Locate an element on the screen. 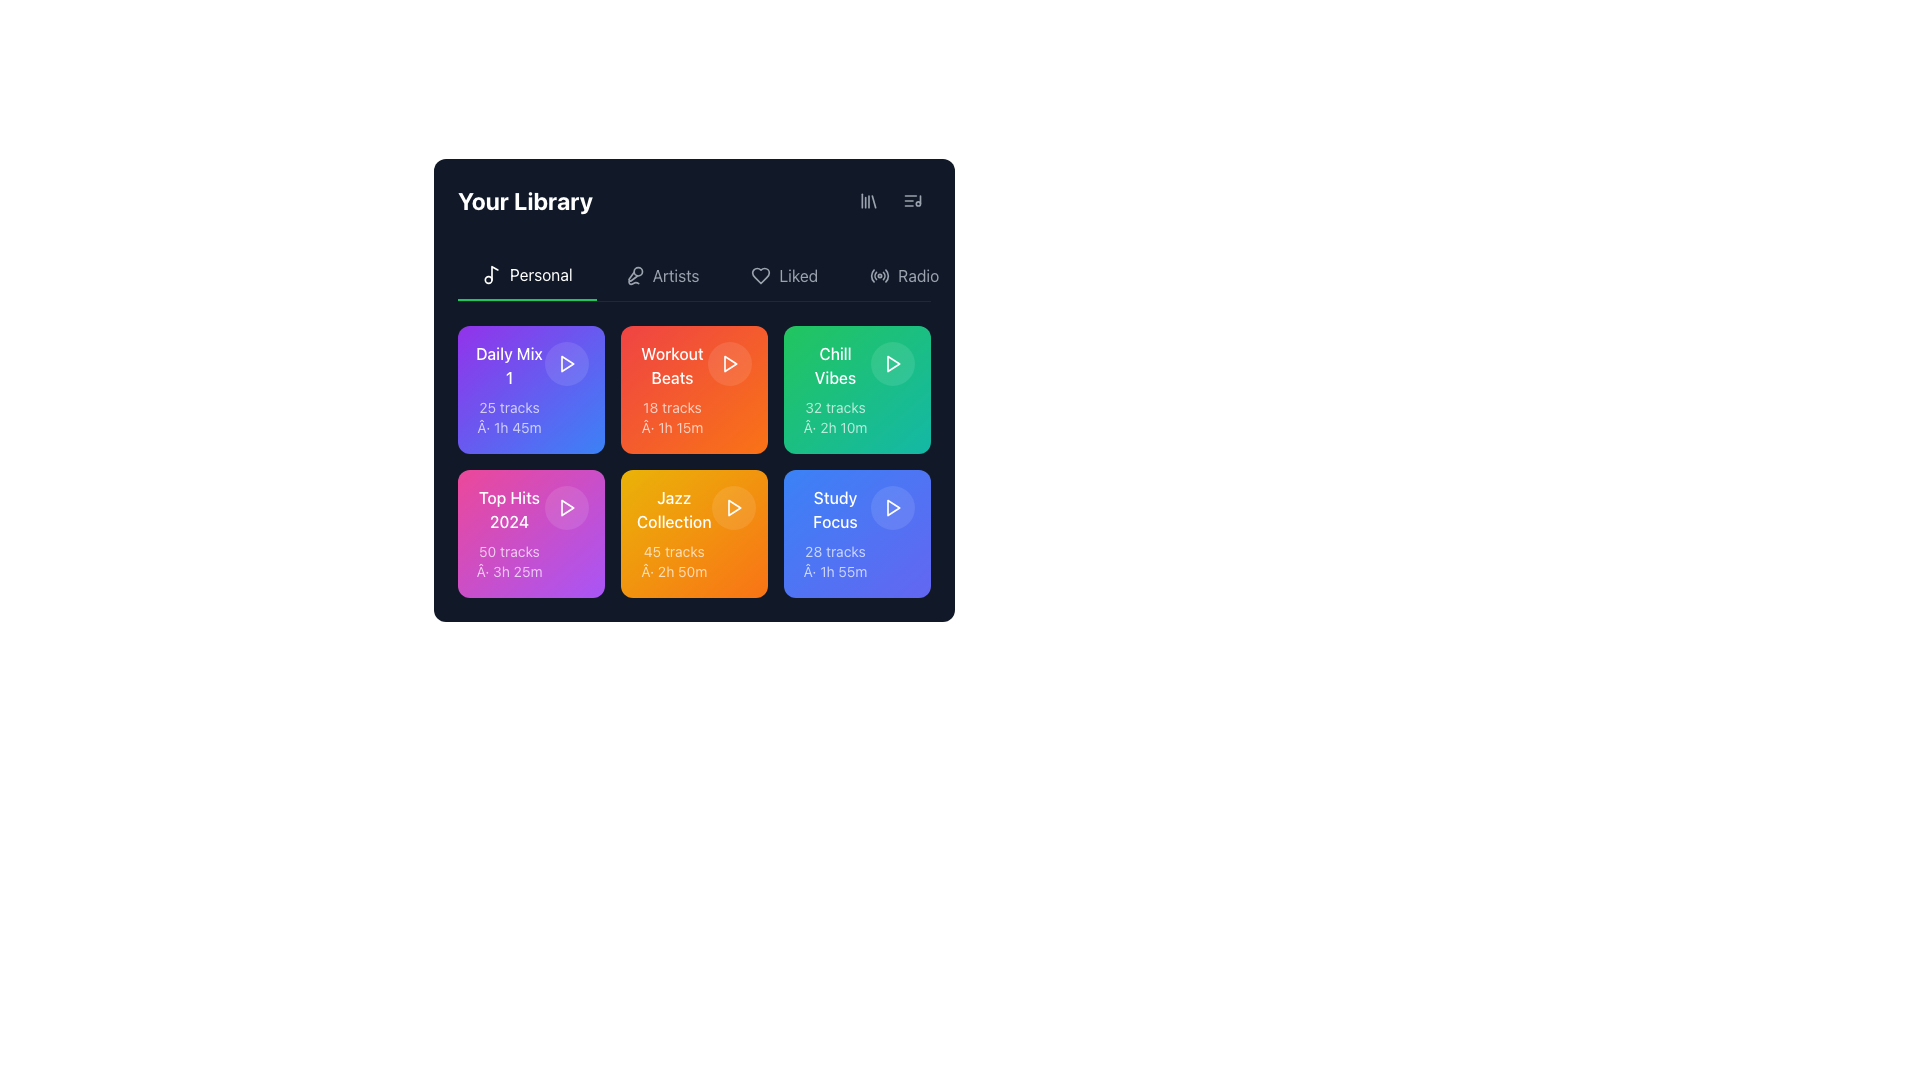 This screenshot has height=1080, width=1920. the 'Artists' navigation option in the horizontal navigation bar is located at coordinates (676, 276).